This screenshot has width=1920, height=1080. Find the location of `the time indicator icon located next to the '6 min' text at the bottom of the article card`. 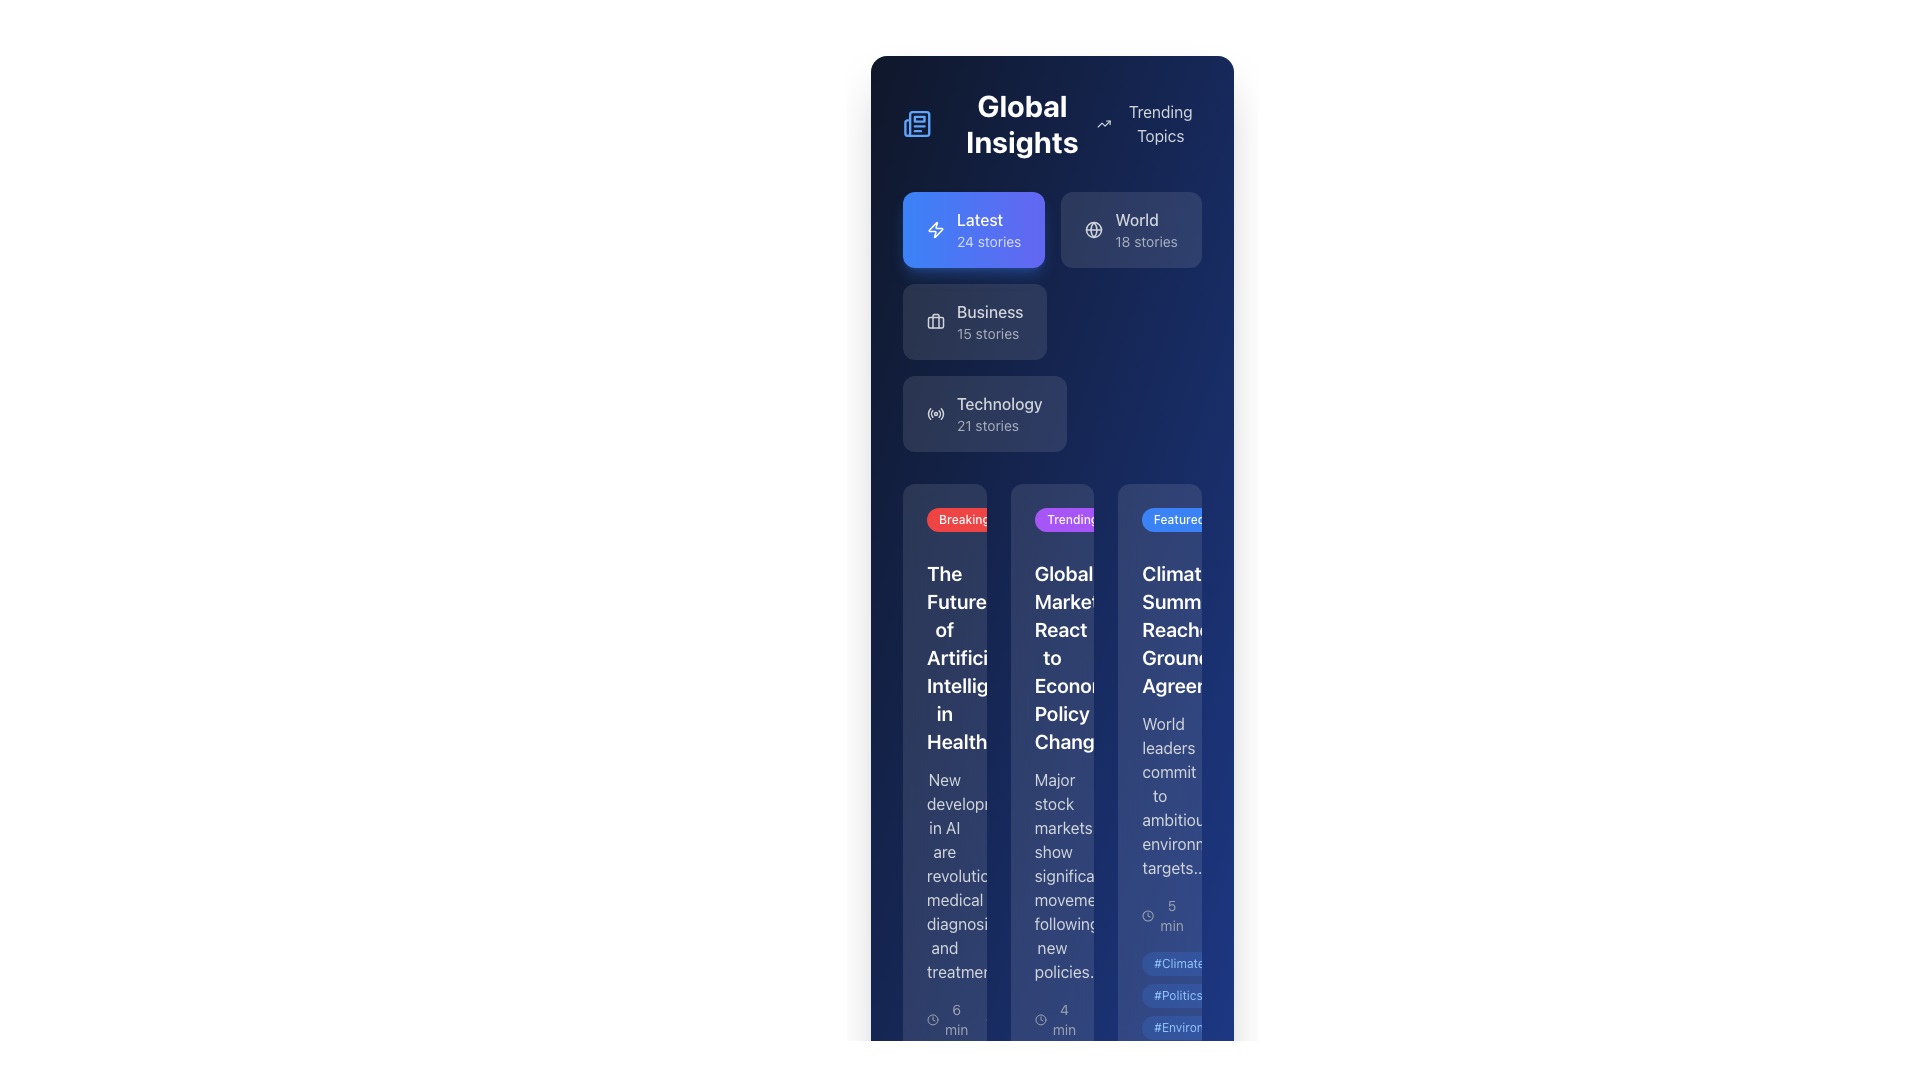

the time indicator icon located next to the '6 min' text at the bottom of the article card is located at coordinates (932, 1019).